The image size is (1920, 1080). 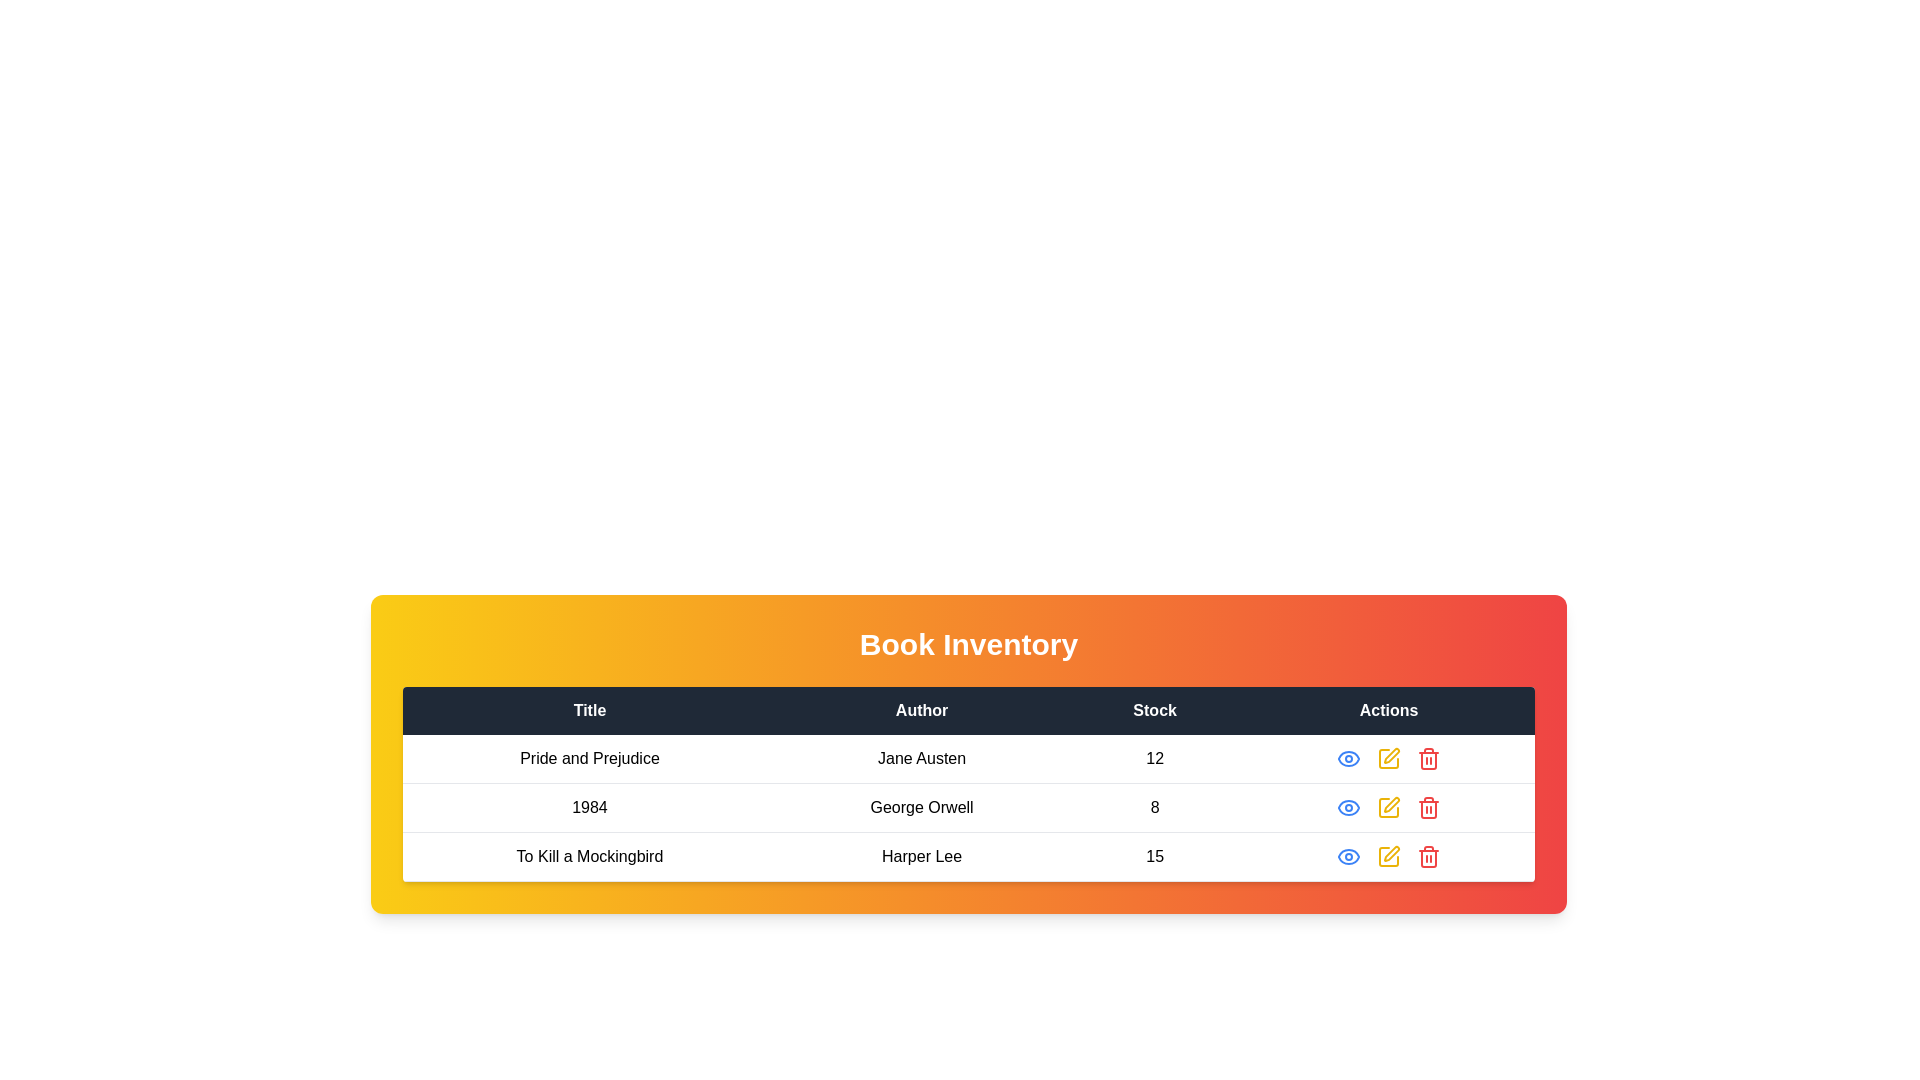 I want to click on the first row of the book inventory table, which displays the book's title, author, and stock count, to interact with its individual parts, so click(x=969, y=759).